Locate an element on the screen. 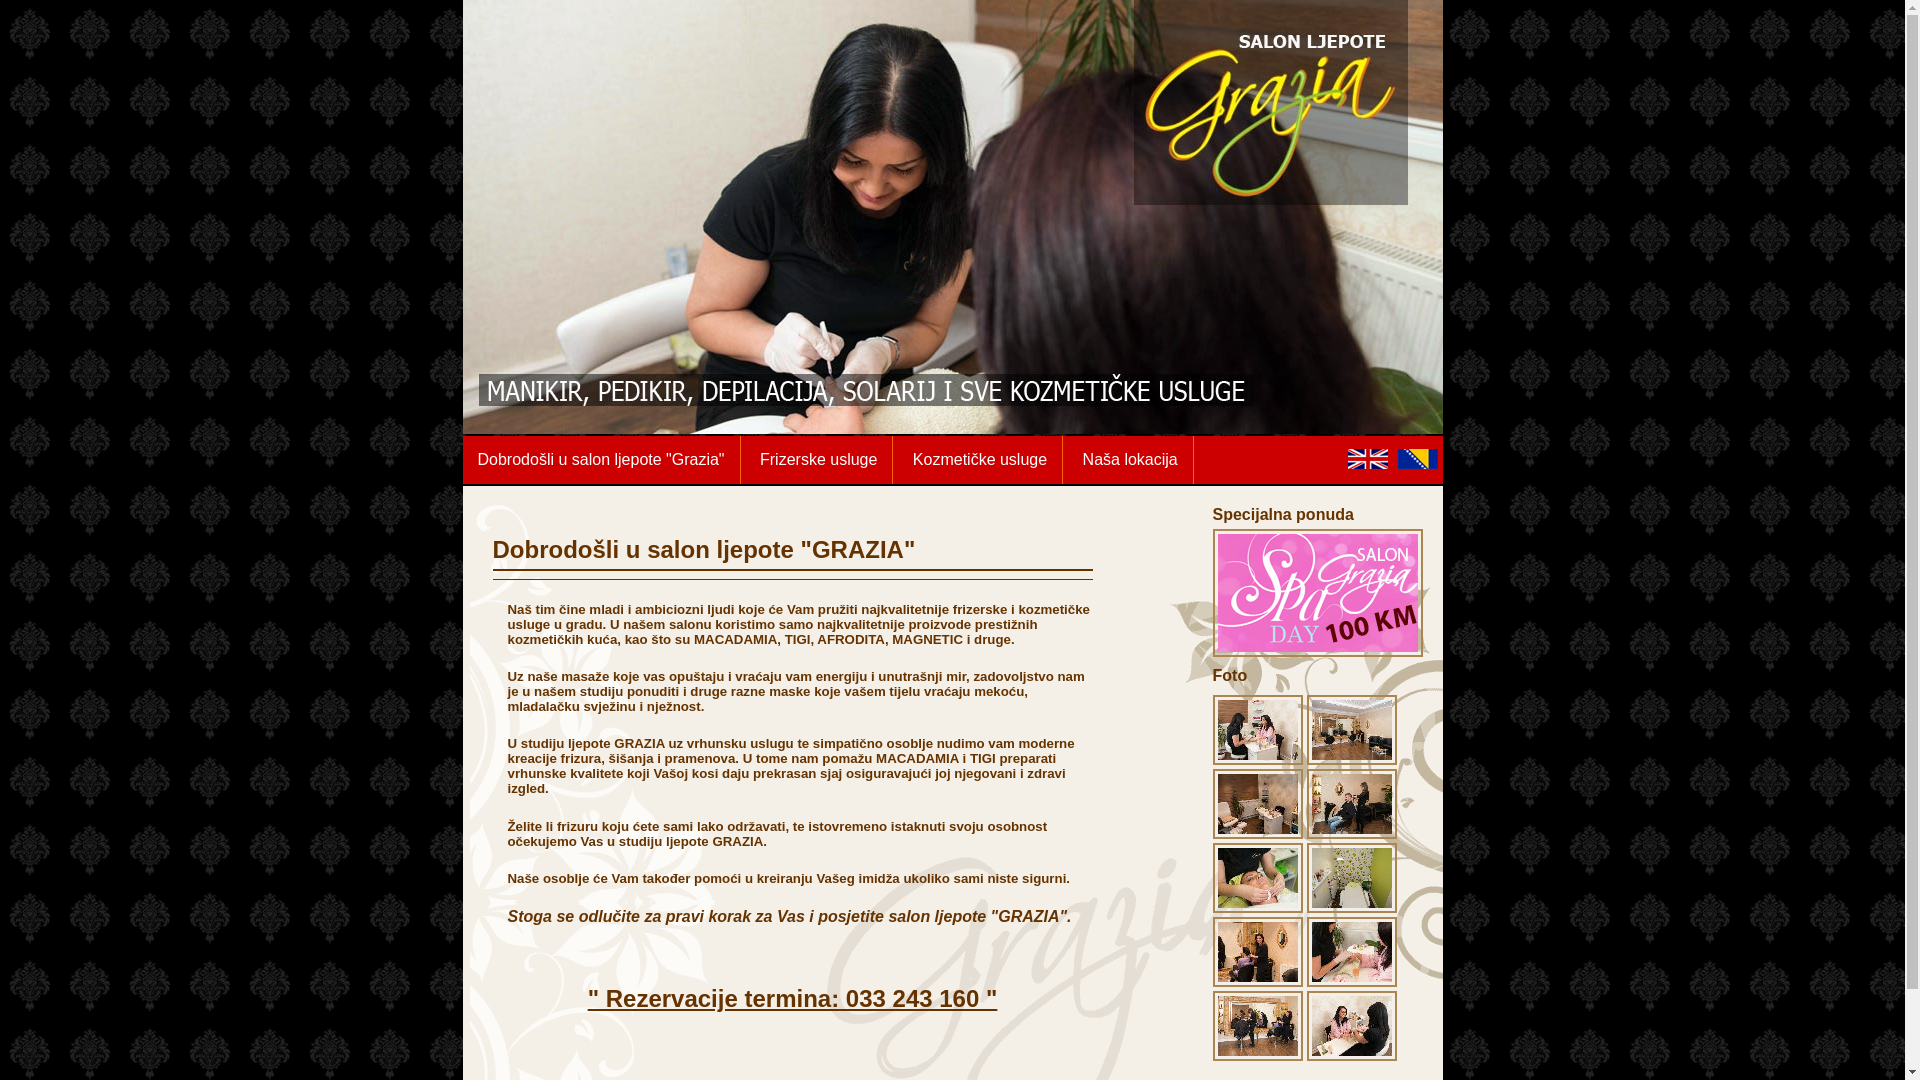 Image resolution: width=1920 pixels, height=1080 pixels. 'Grazia home gallery - picture 1' is located at coordinates (1256, 759).